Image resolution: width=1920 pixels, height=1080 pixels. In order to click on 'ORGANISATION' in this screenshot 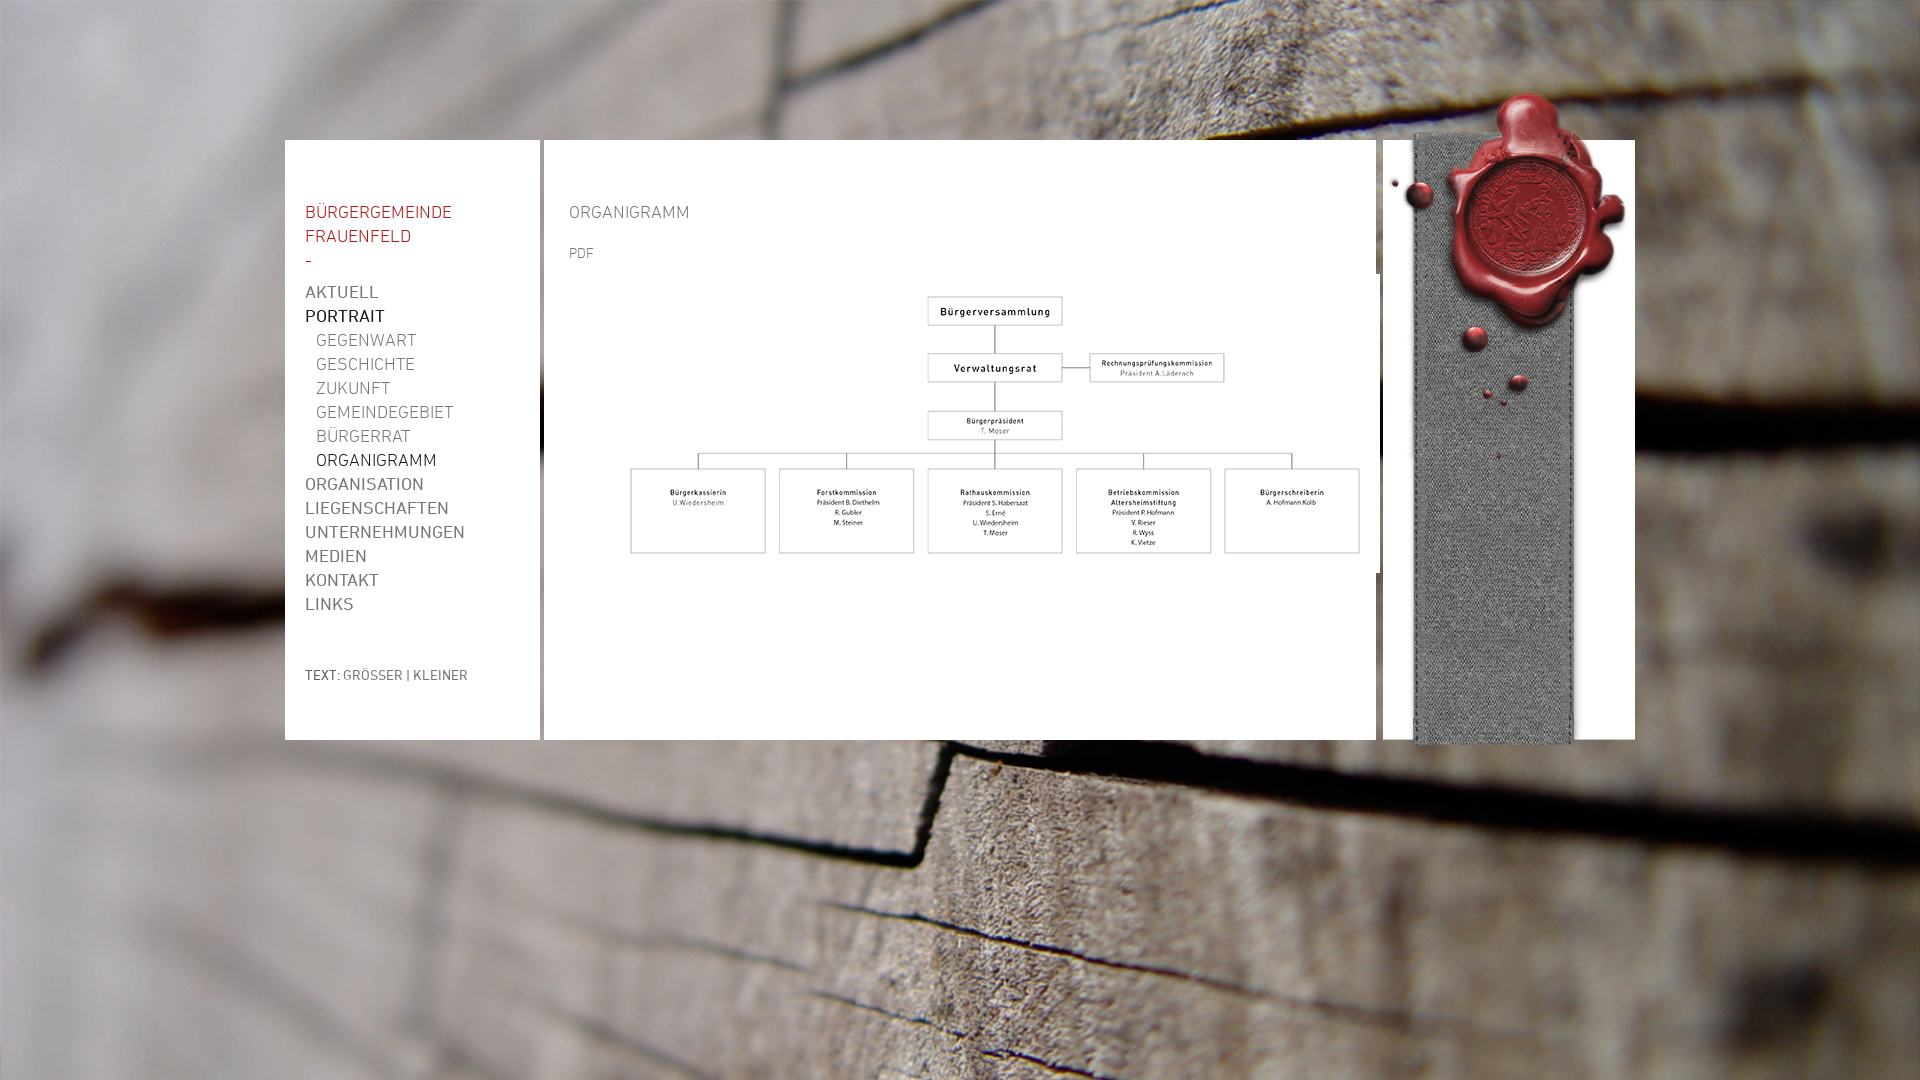, I will do `click(283, 483)`.